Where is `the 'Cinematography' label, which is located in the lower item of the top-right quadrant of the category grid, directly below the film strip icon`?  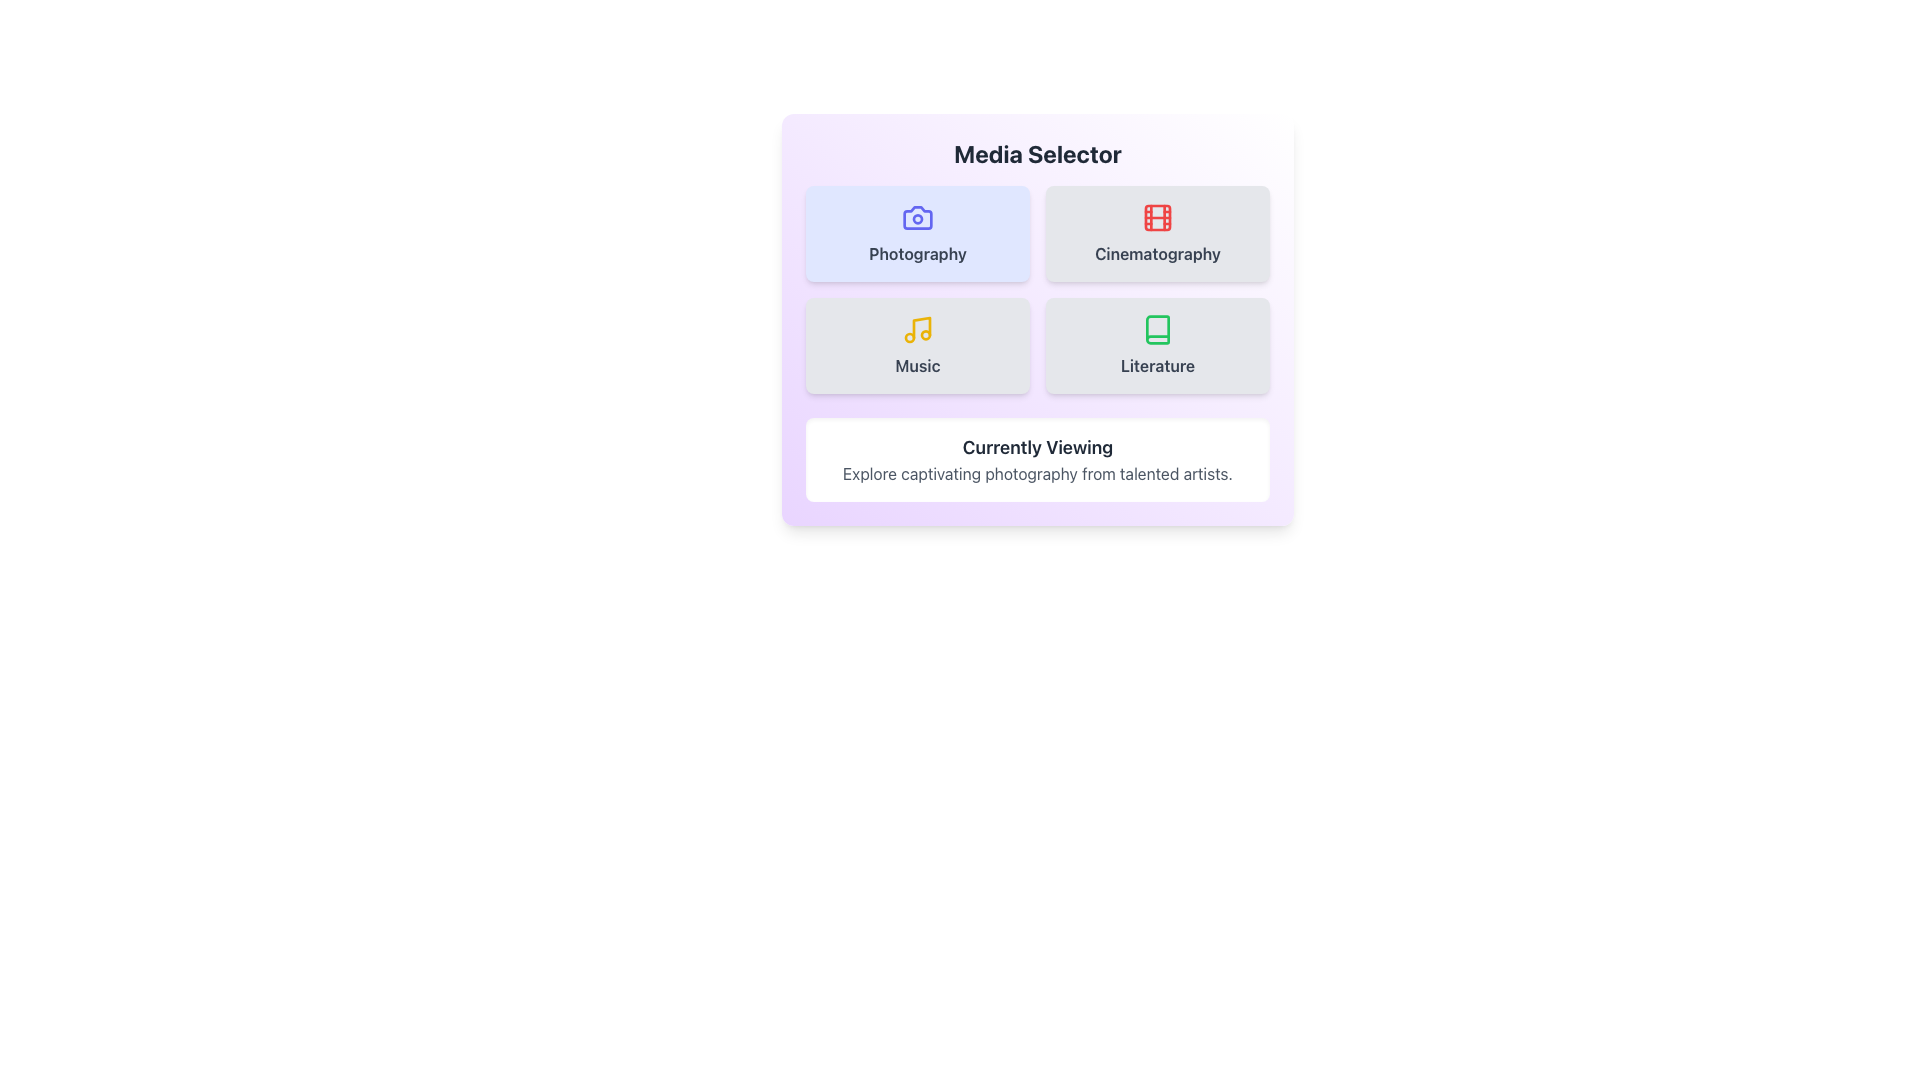 the 'Cinematography' label, which is located in the lower item of the top-right quadrant of the category grid, directly below the film strip icon is located at coordinates (1157, 253).